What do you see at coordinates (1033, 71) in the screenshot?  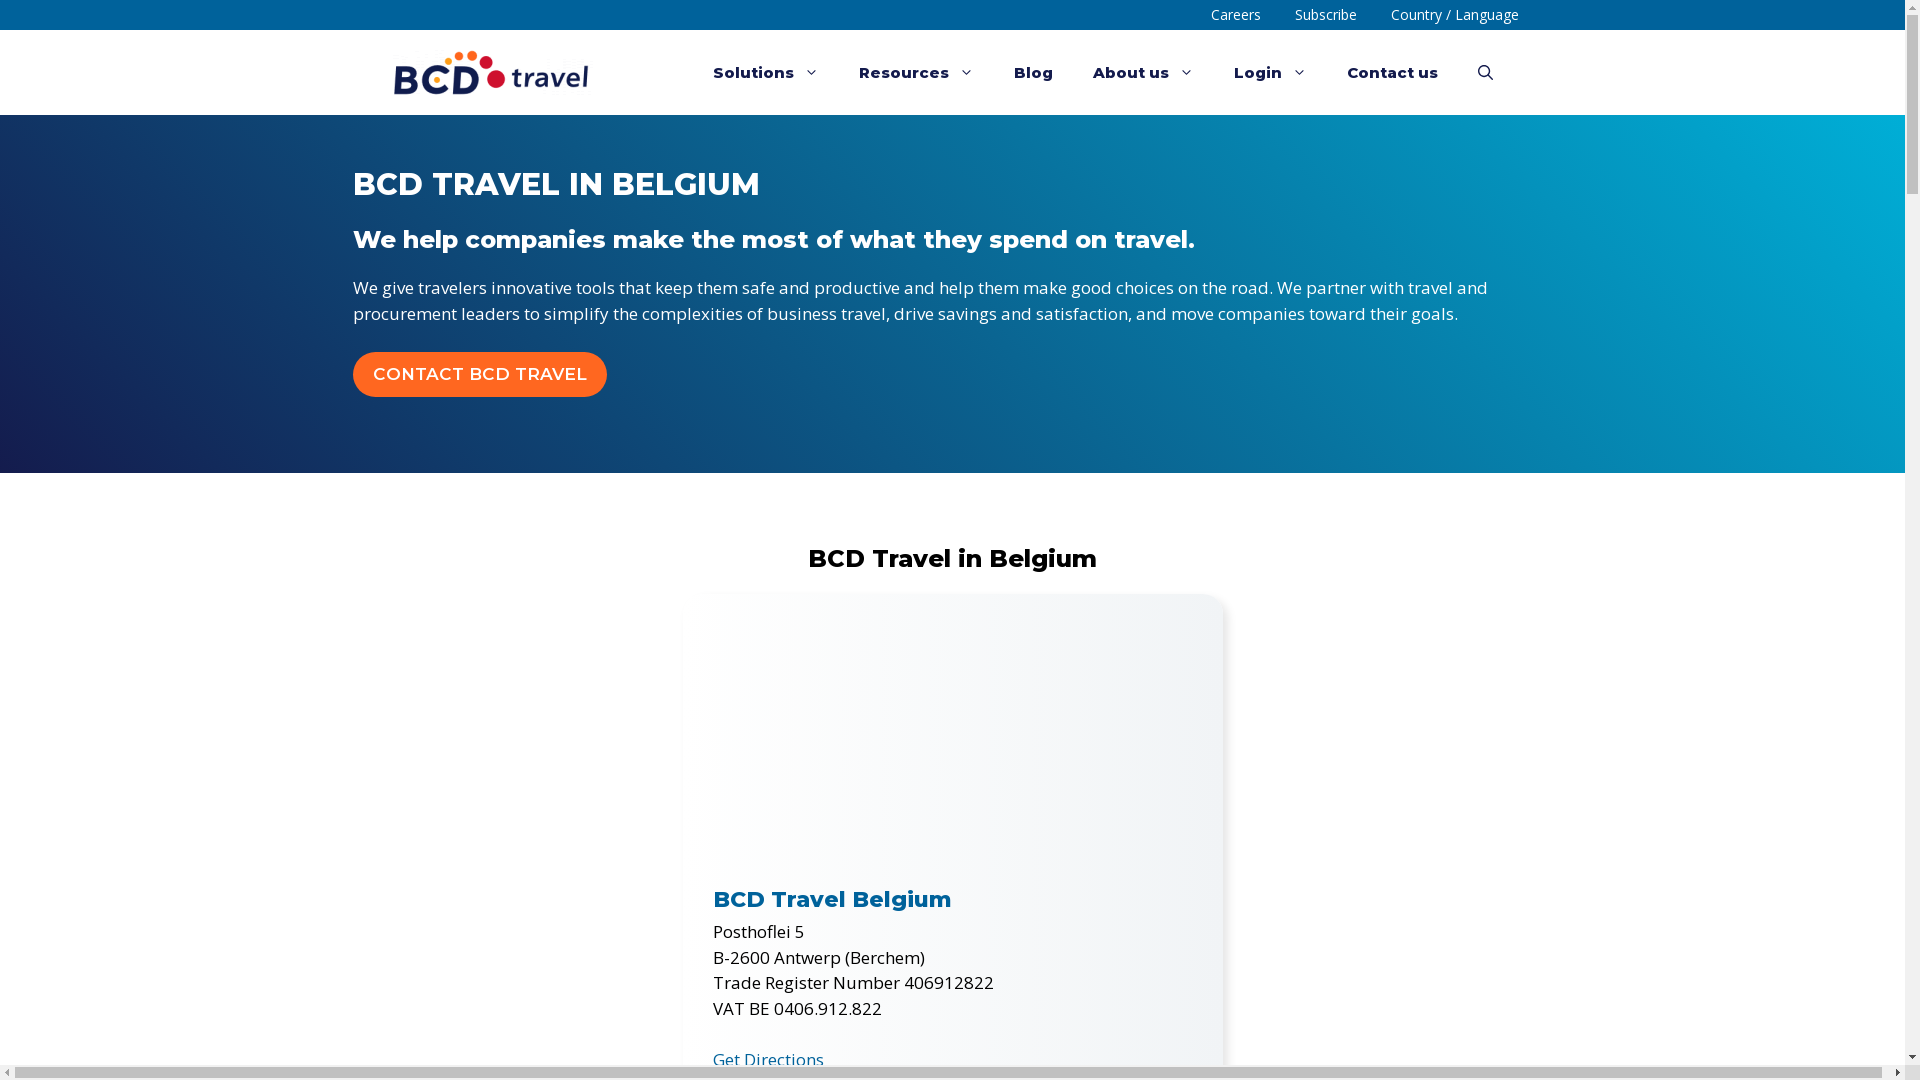 I see `'Blog'` at bounding box center [1033, 71].